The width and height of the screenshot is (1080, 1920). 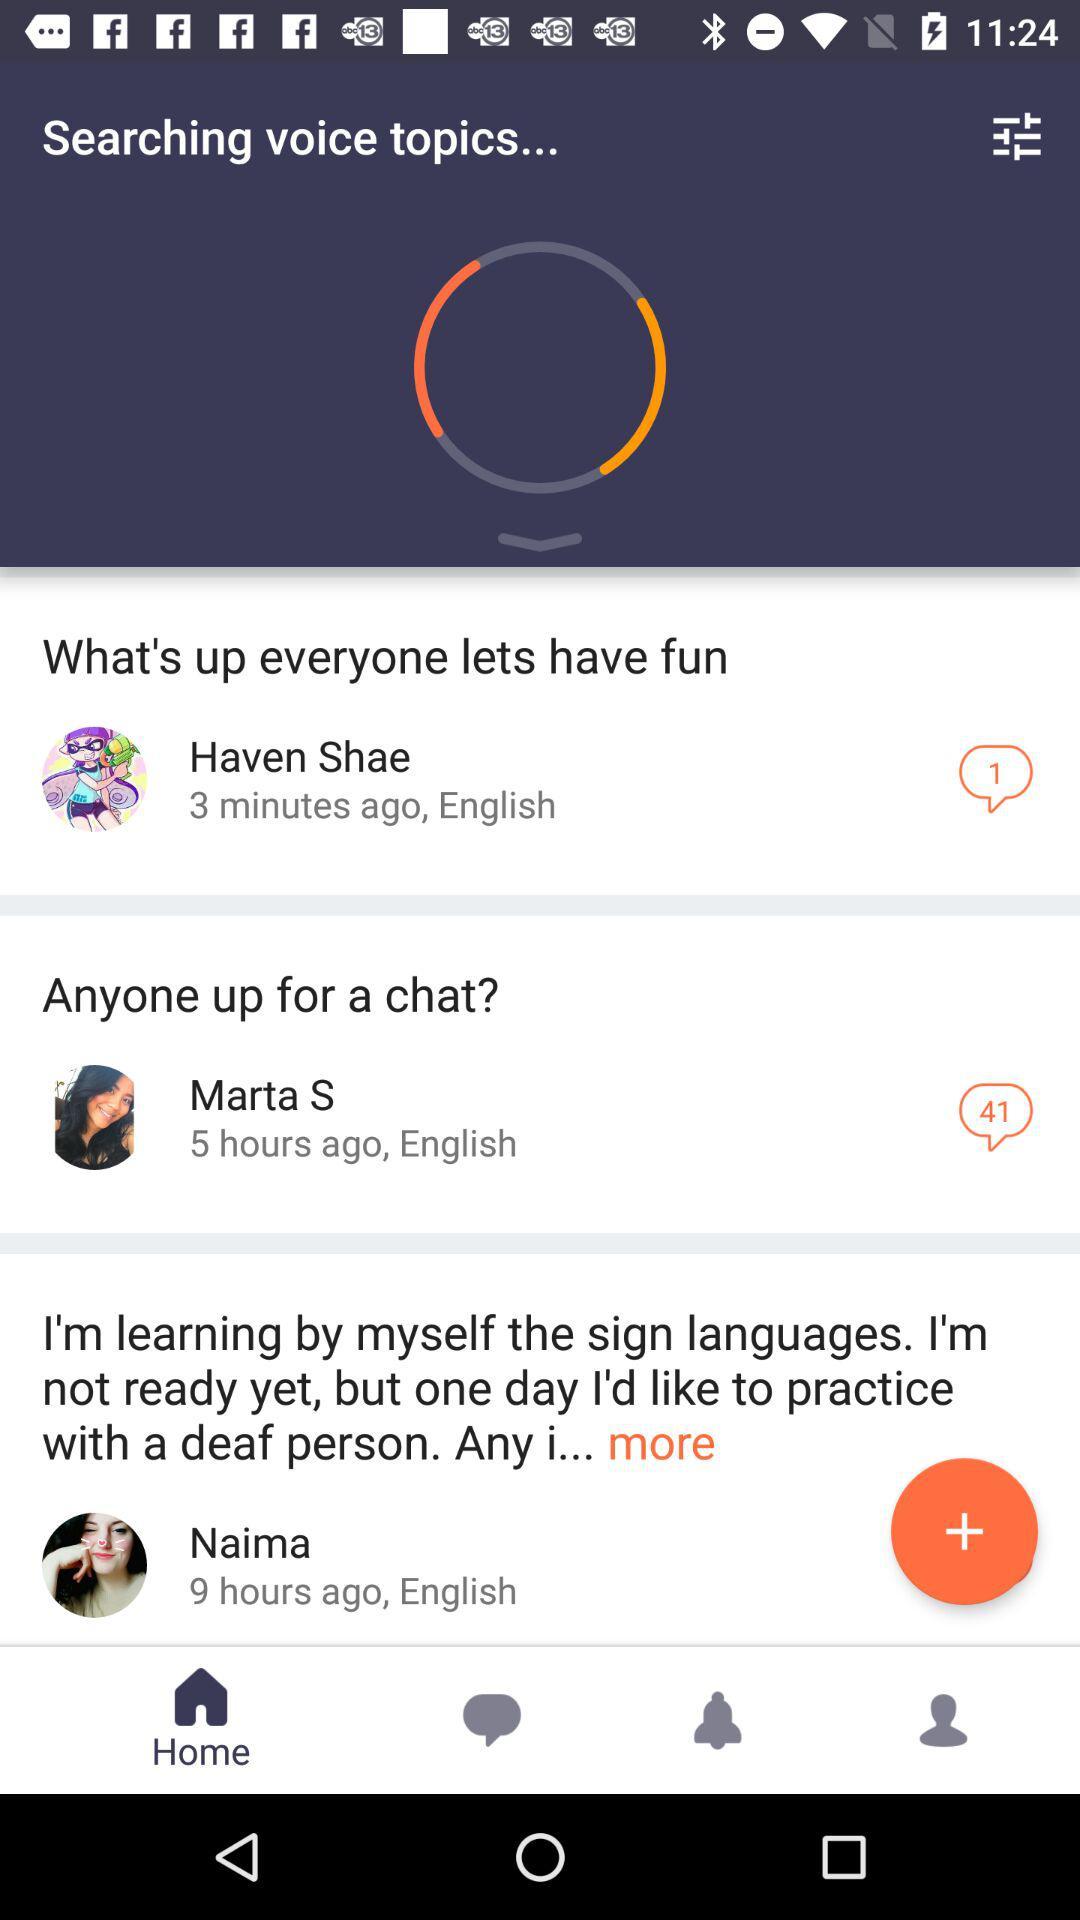 I want to click on profile picture, so click(x=94, y=1564).